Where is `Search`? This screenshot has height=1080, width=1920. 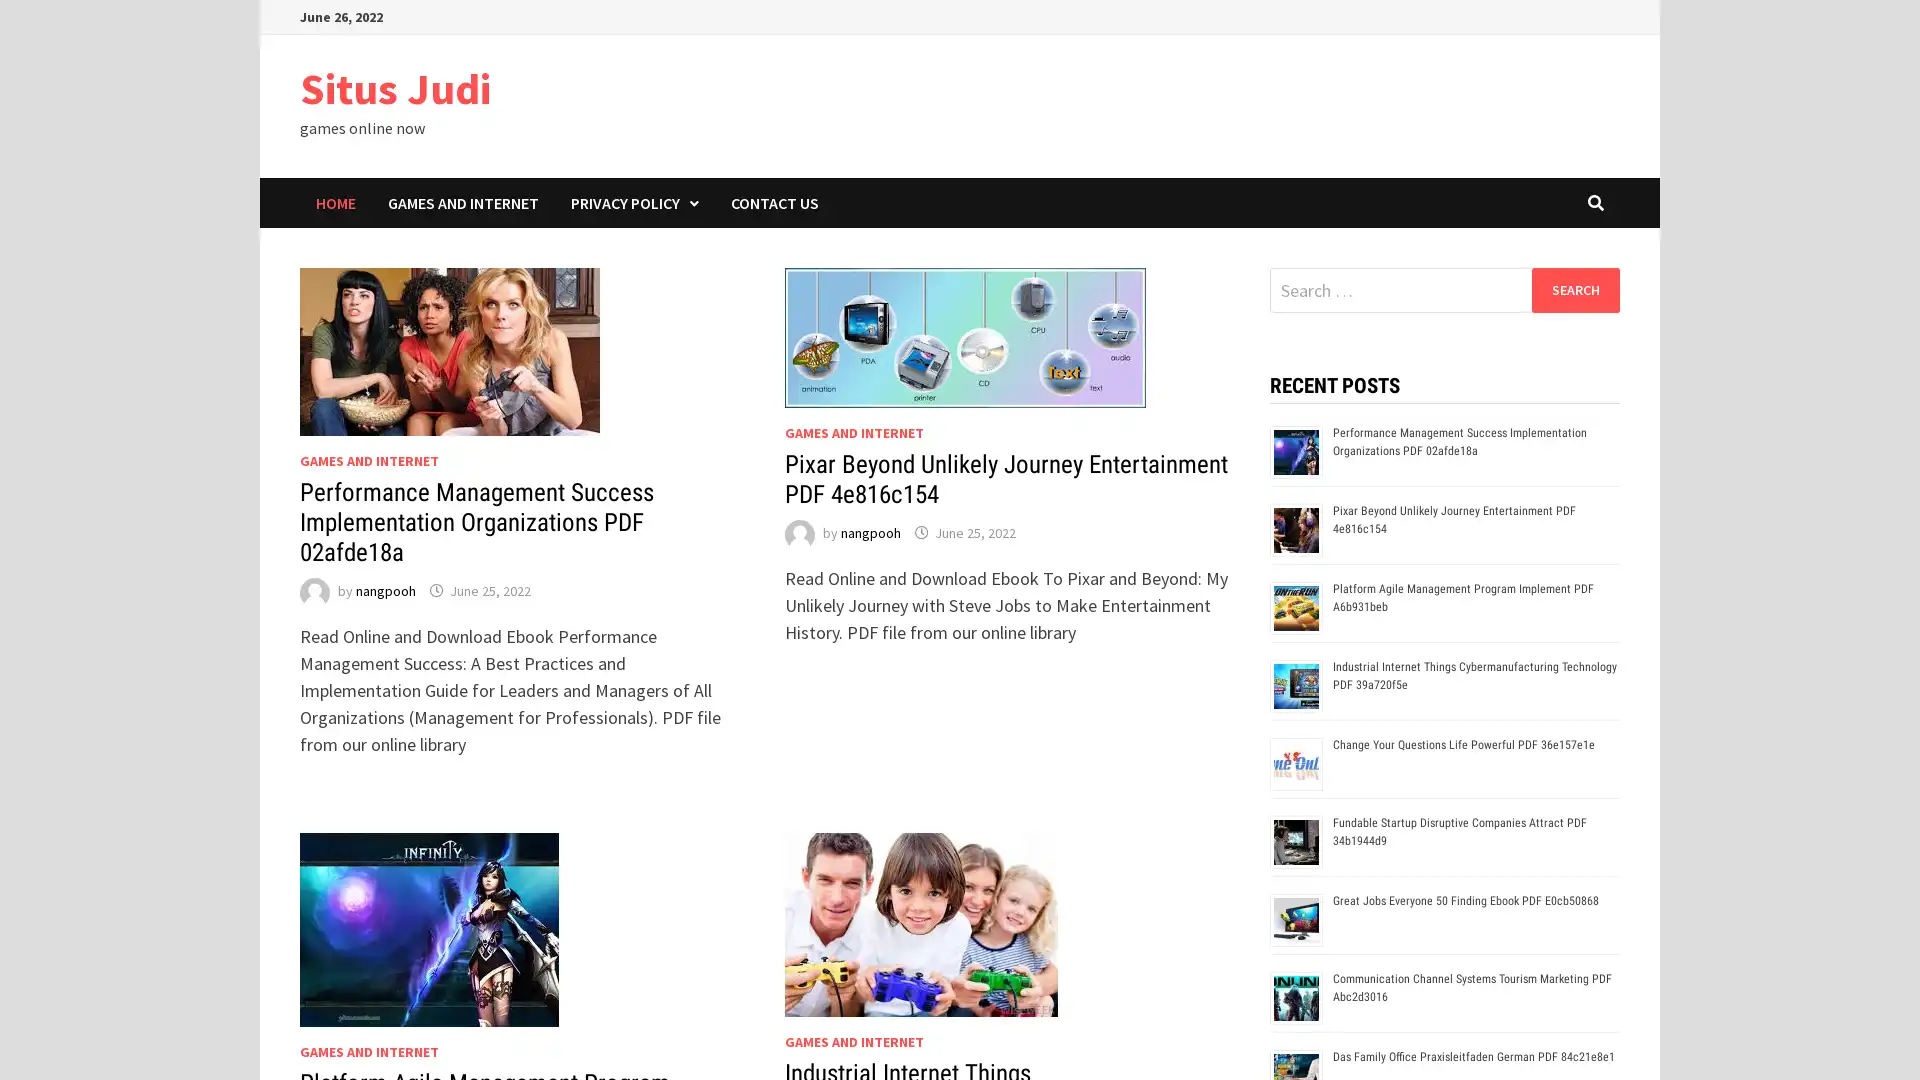
Search is located at coordinates (1574, 289).